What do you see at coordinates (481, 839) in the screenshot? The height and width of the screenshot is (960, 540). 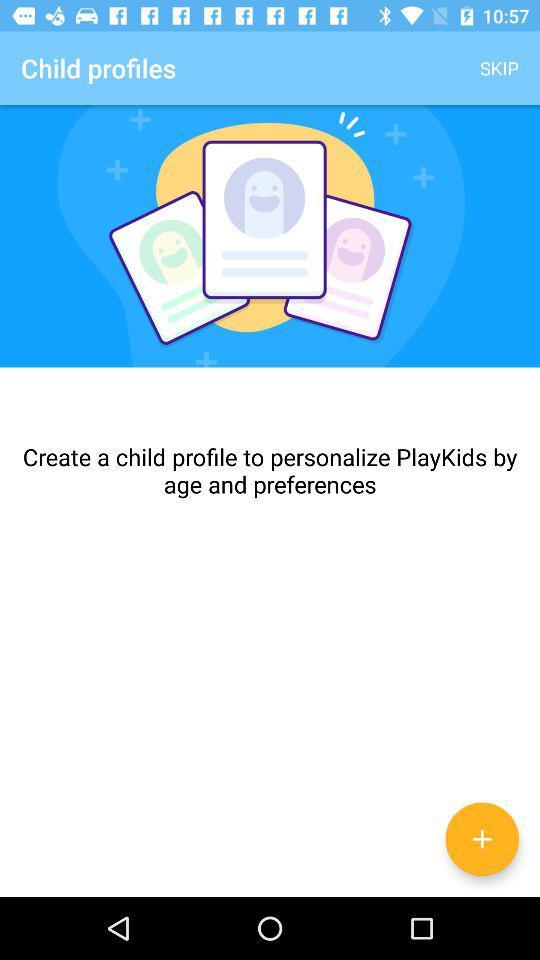 I see `the add icon` at bounding box center [481, 839].